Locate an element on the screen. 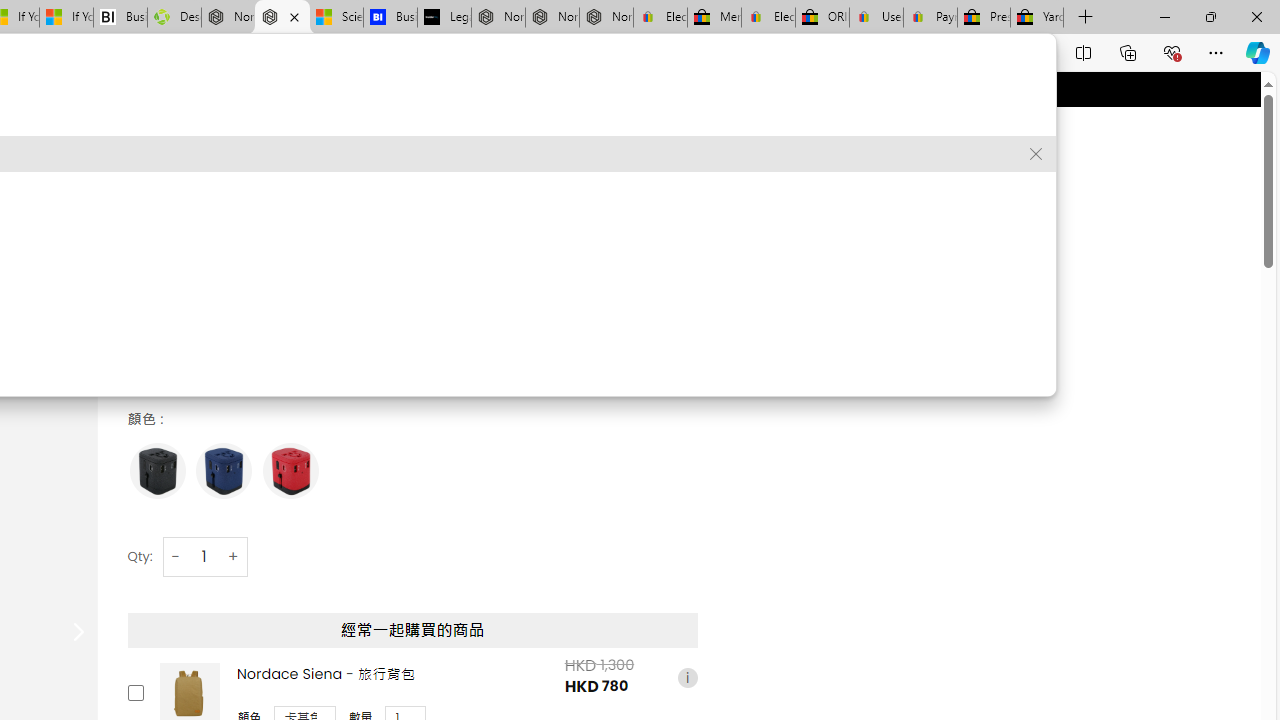  'Nordace - Summer Adventures 2024' is located at coordinates (228, 17).